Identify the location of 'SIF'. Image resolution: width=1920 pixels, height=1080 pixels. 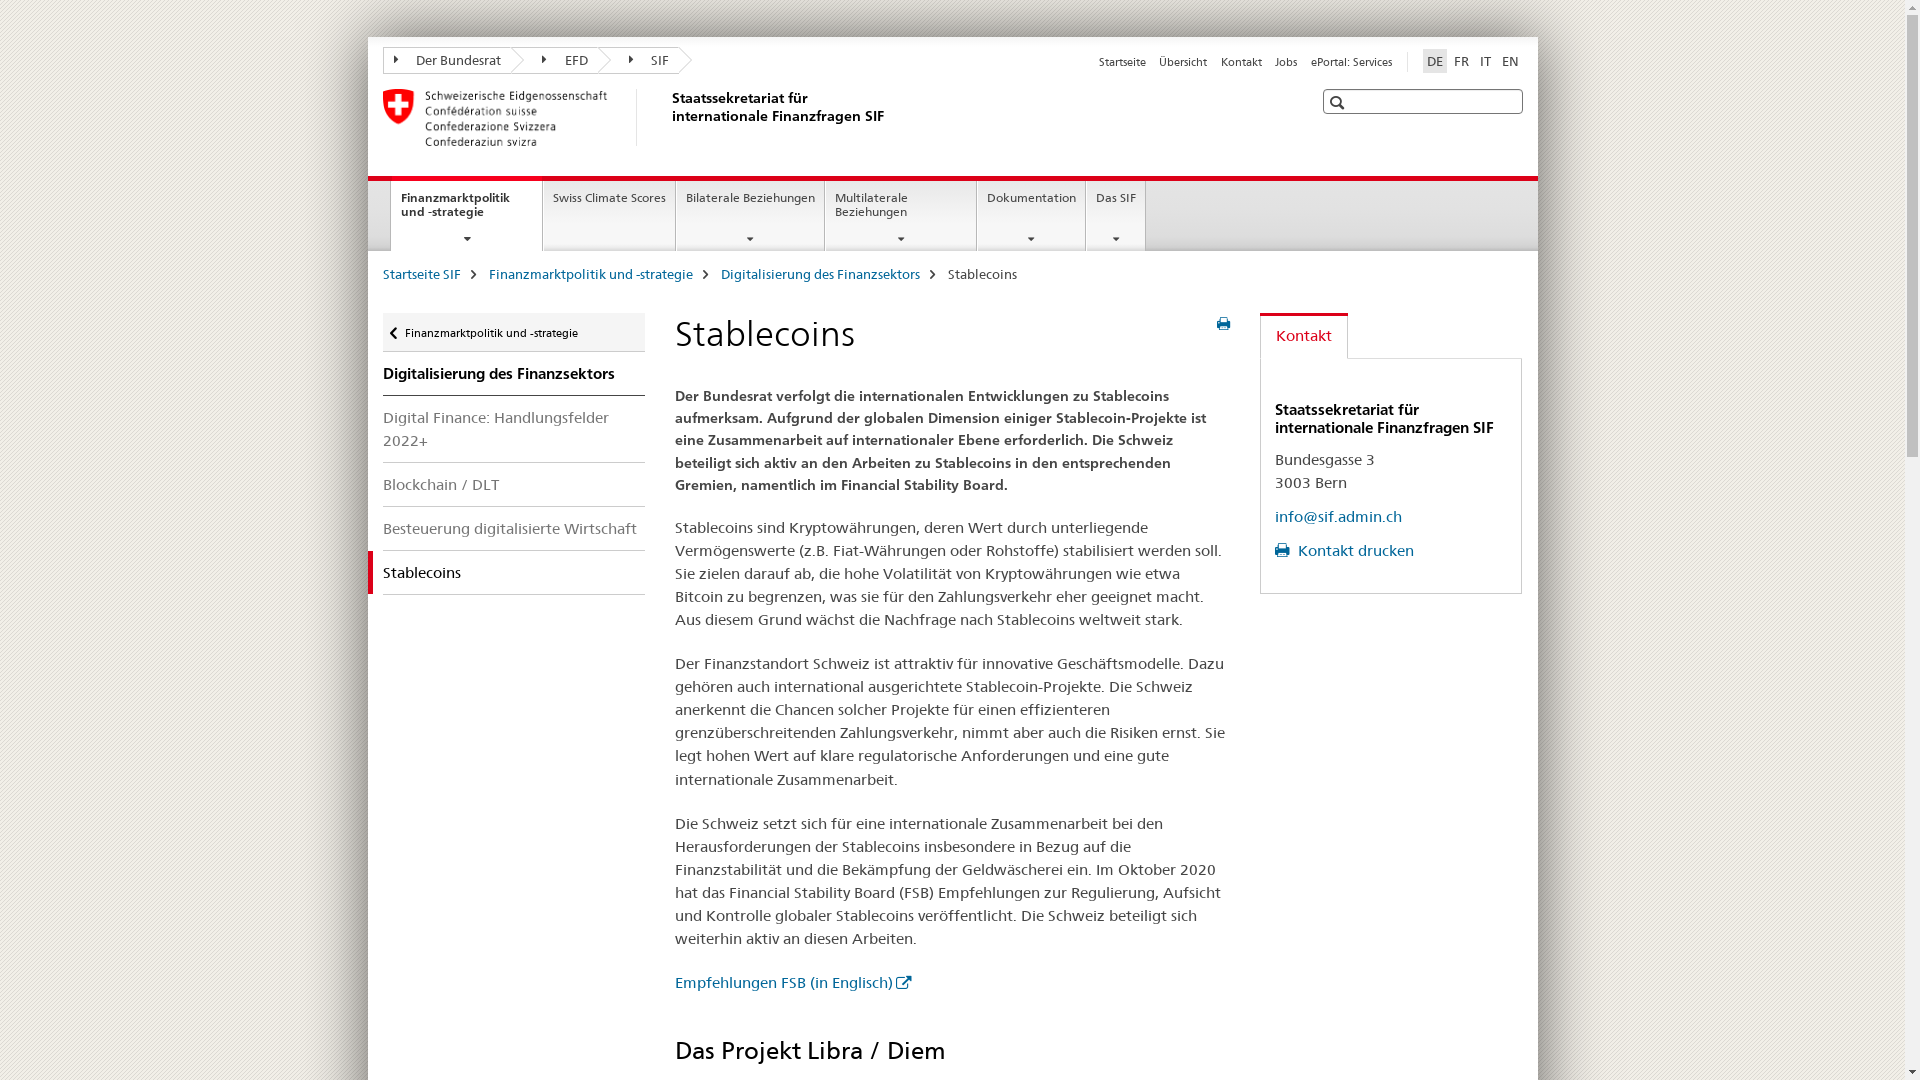
(637, 59).